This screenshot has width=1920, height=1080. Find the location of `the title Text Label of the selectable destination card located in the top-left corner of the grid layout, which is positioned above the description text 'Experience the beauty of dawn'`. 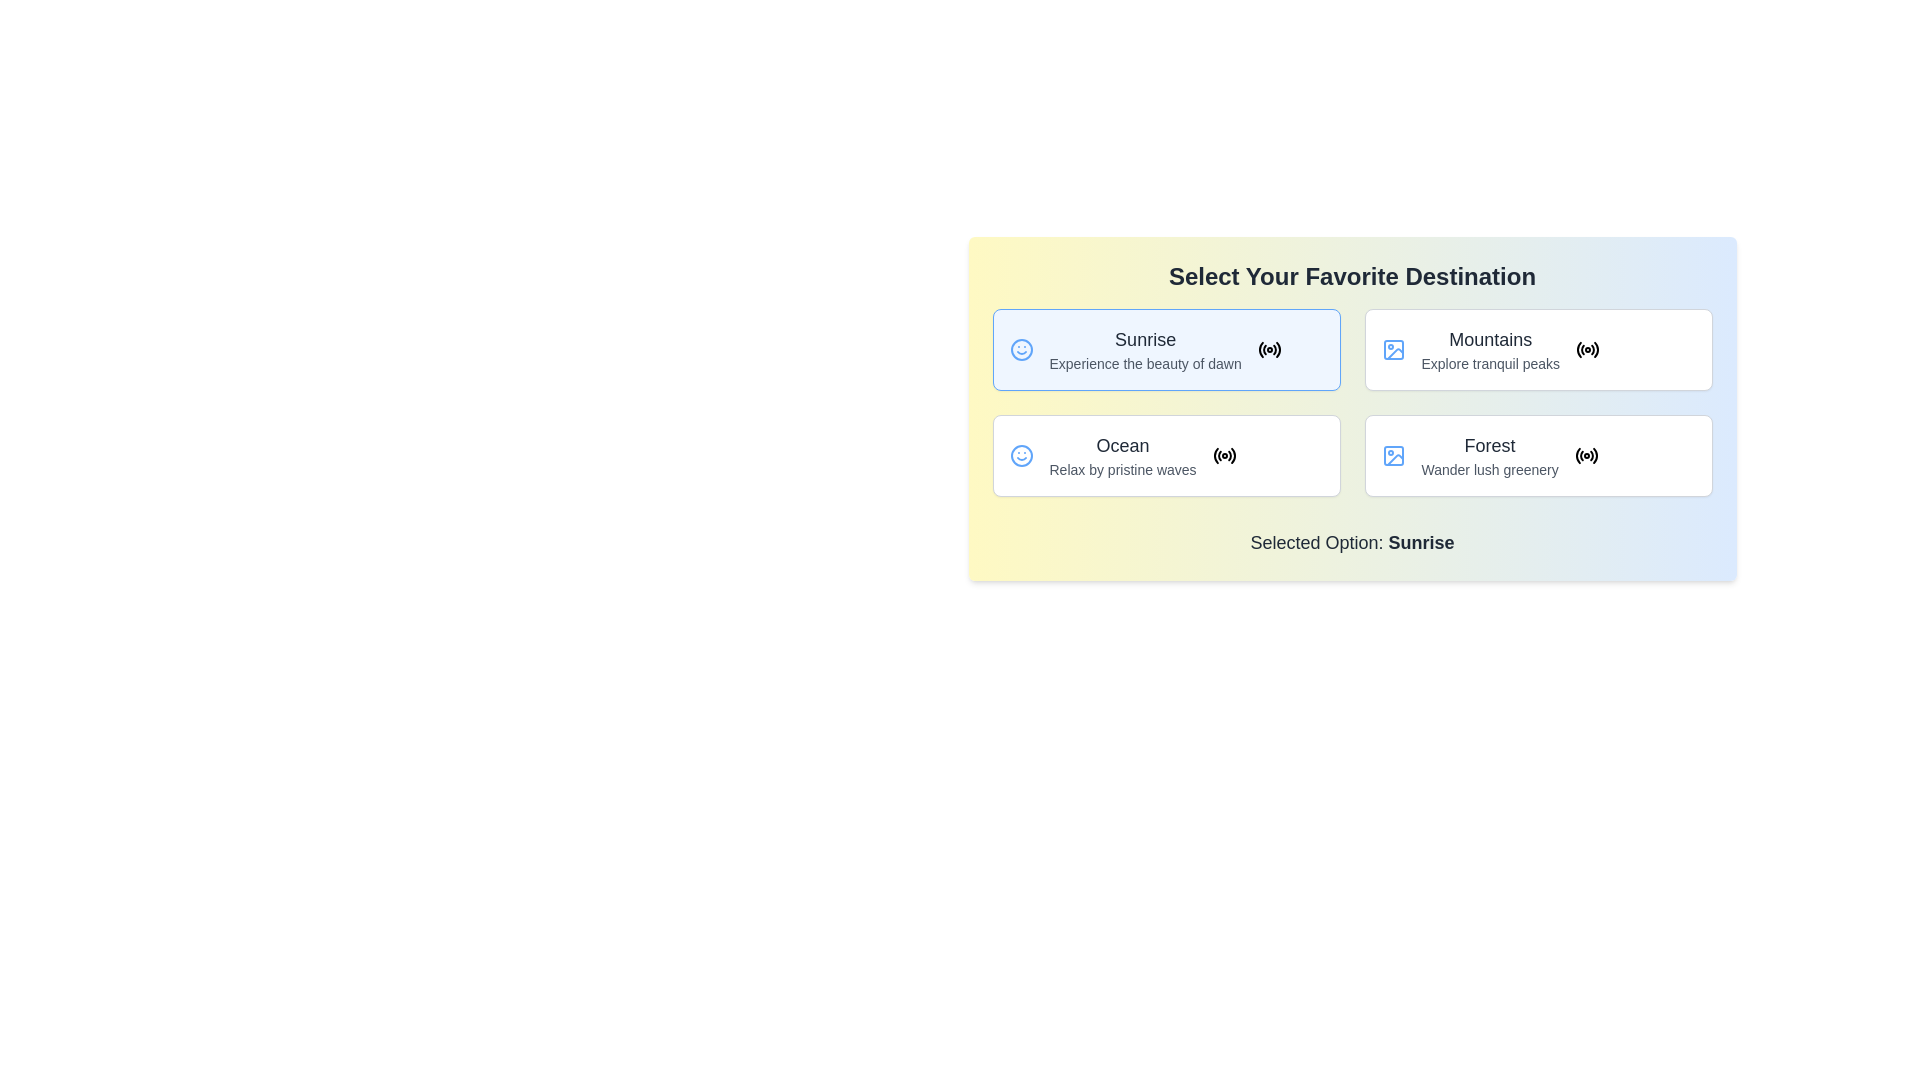

the title Text Label of the selectable destination card located in the top-left corner of the grid layout, which is positioned above the description text 'Experience the beauty of dawn' is located at coordinates (1145, 338).